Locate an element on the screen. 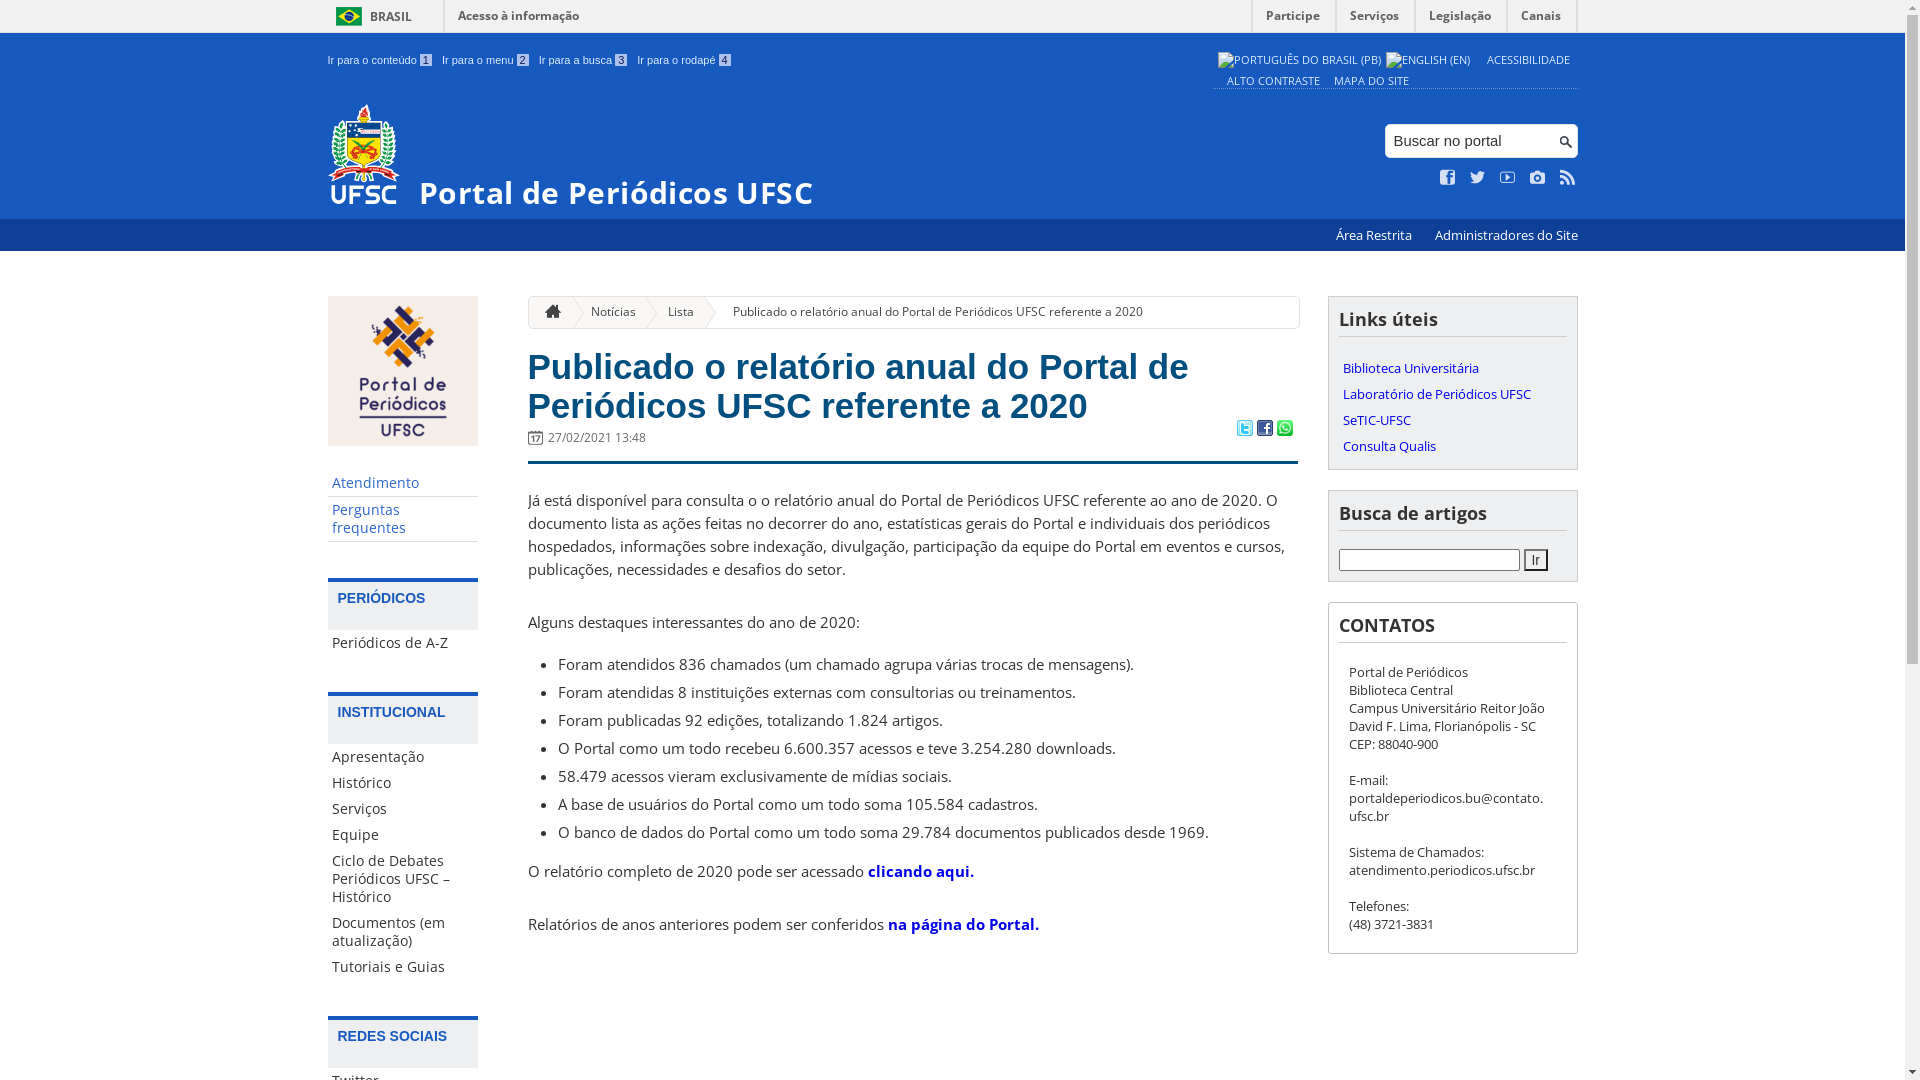  'Consulta Qualis' is located at coordinates (1452, 445).